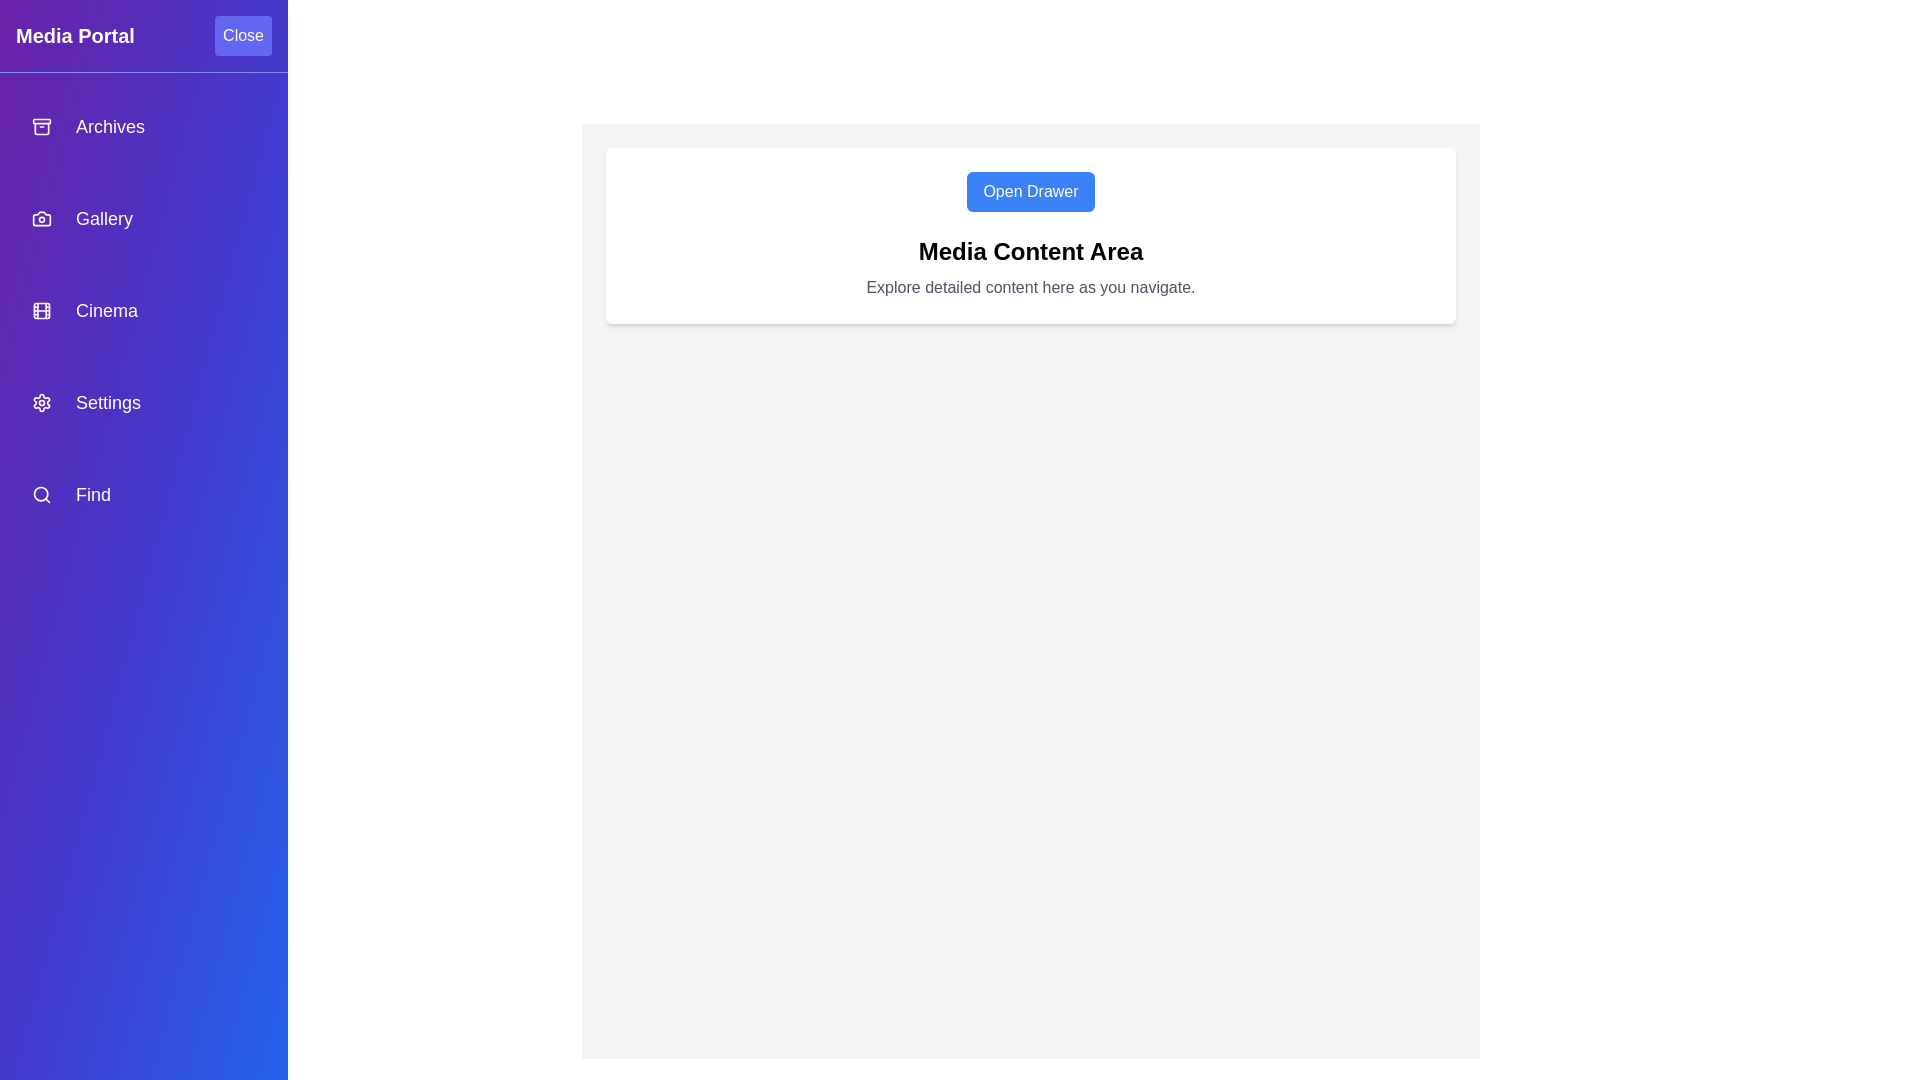  What do you see at coordinates (143, 402) in the screenshot?
I see `the navigation item Settings` at bounding box center [143, 402].